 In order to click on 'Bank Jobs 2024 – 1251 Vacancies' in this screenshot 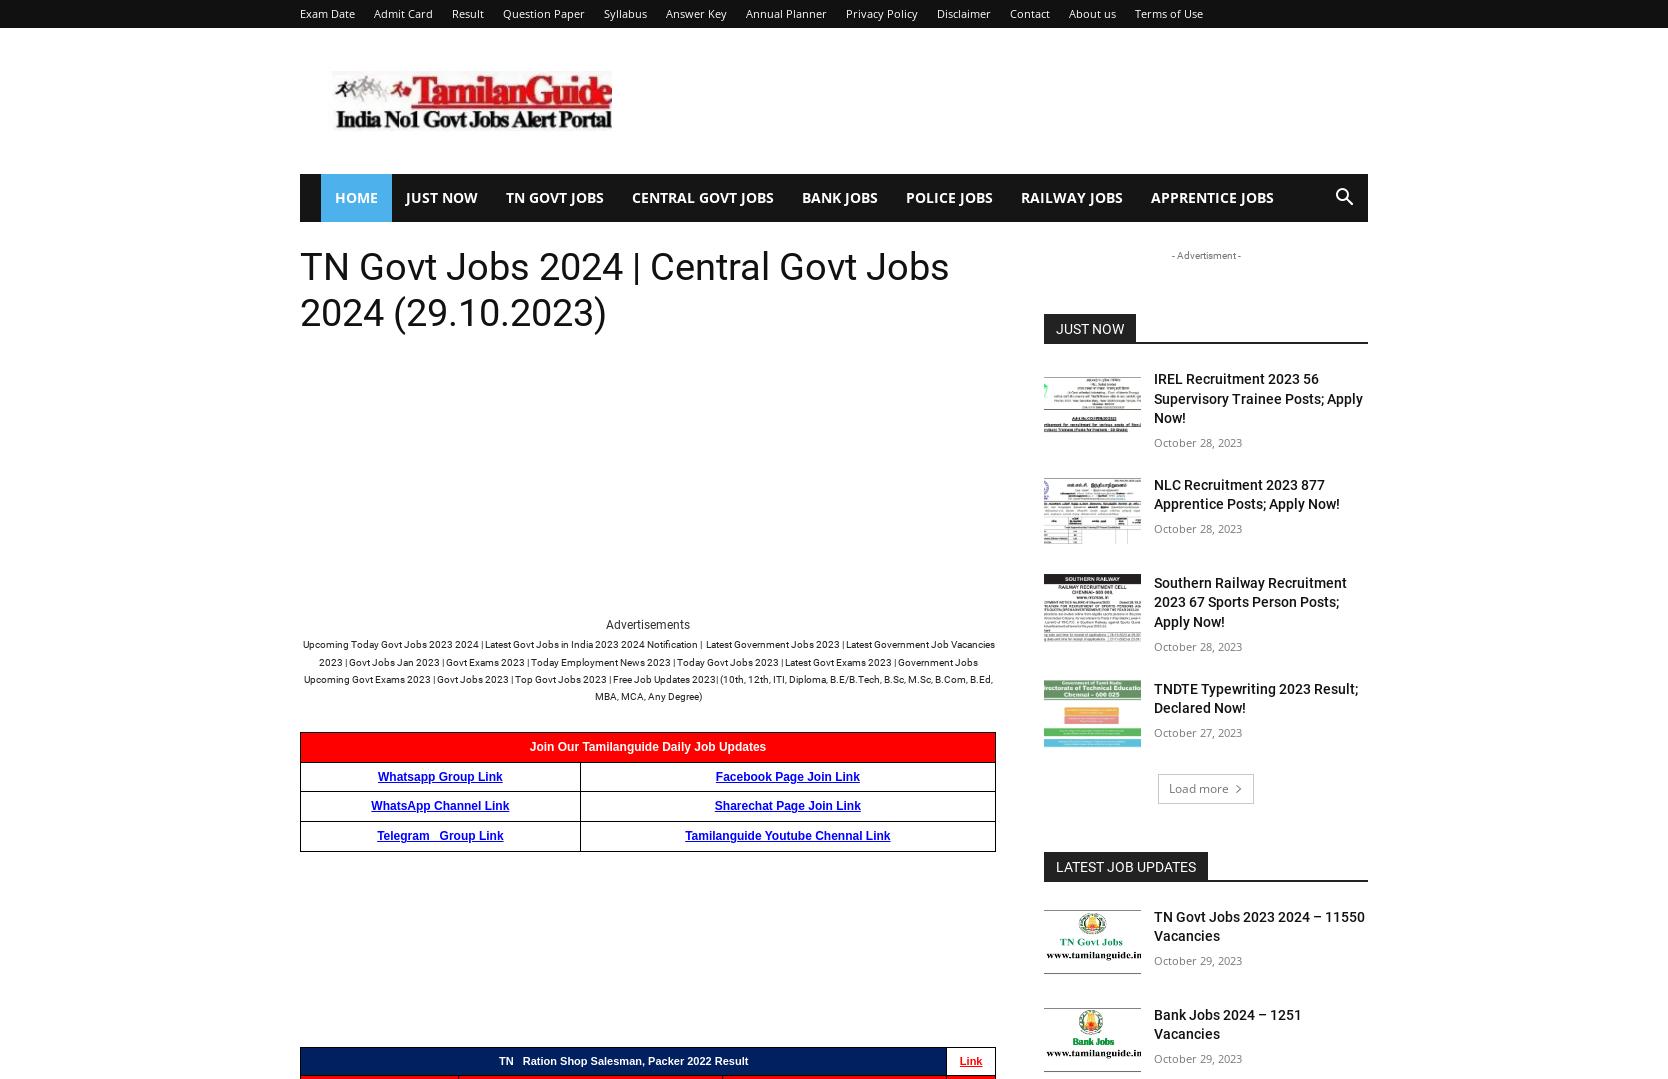, I will do `click(1226, 1023)`.